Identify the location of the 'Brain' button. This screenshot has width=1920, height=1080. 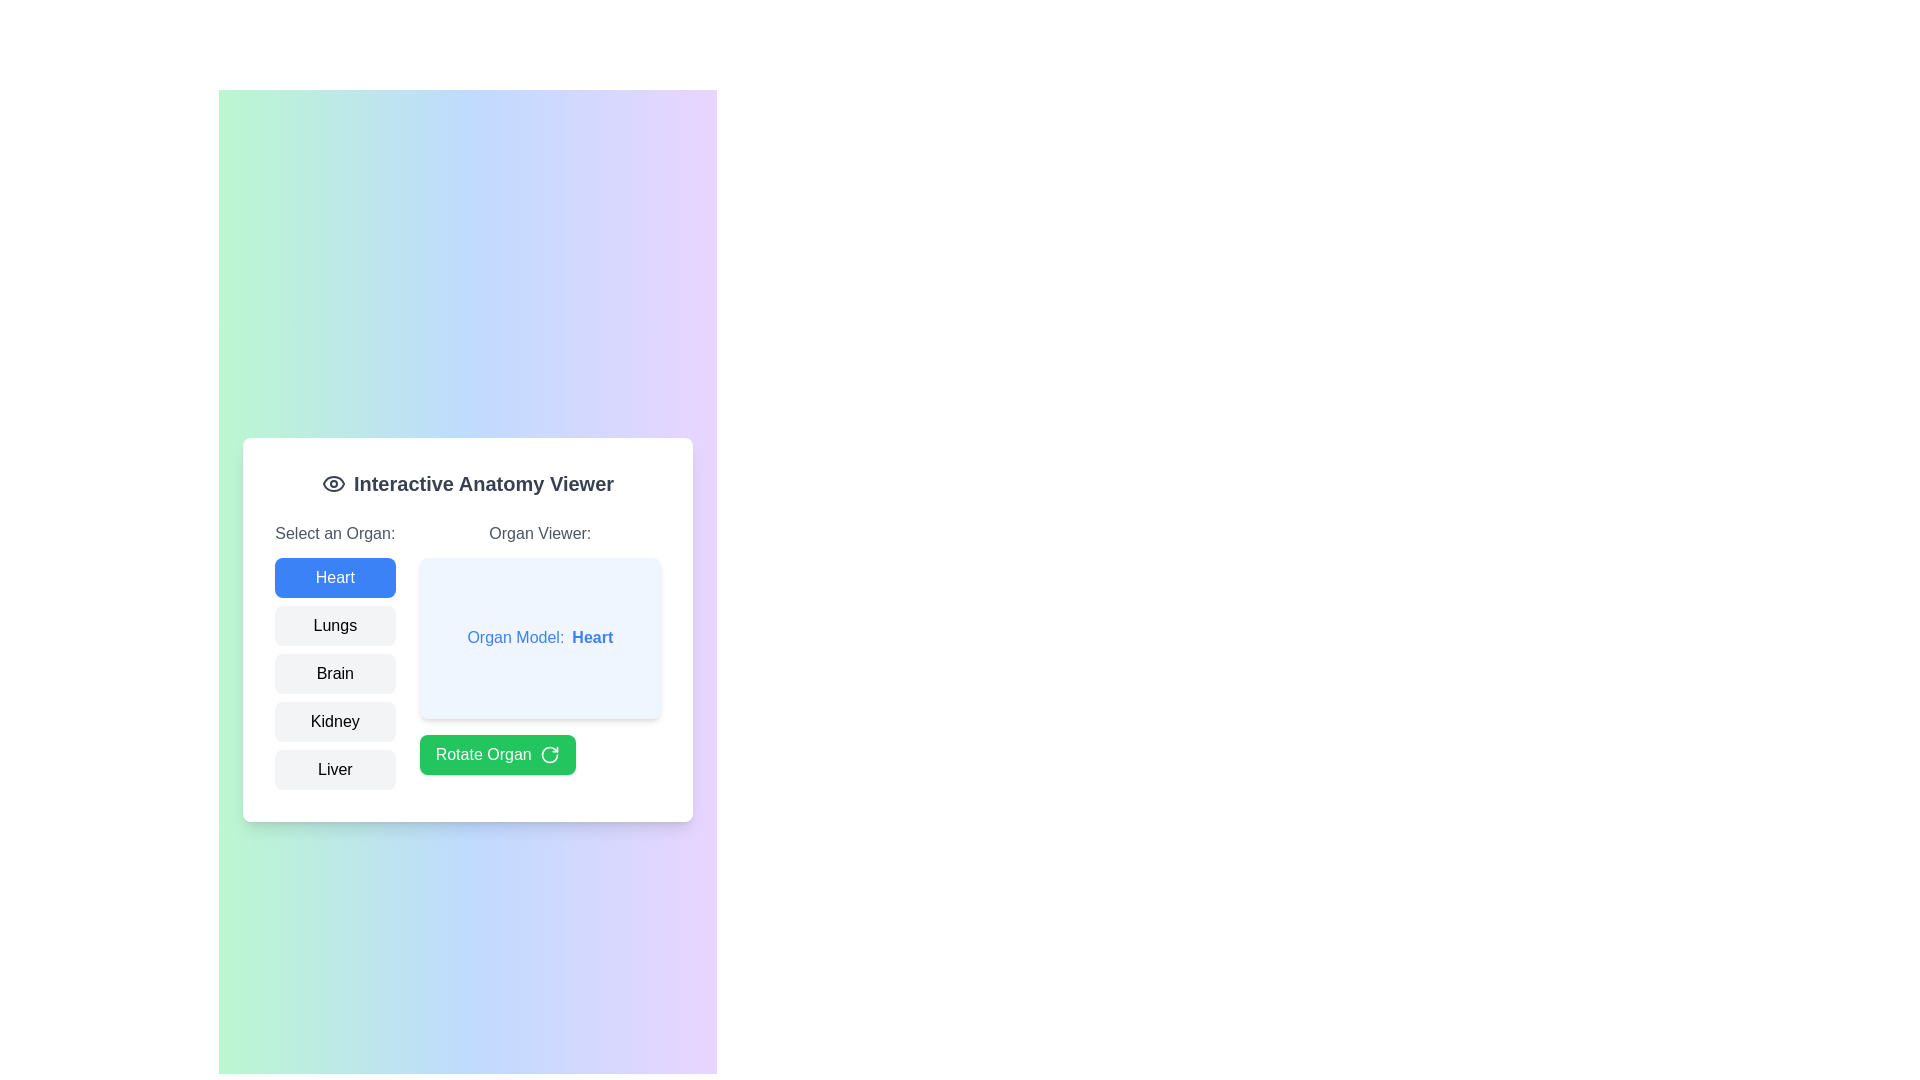
(335, 674).